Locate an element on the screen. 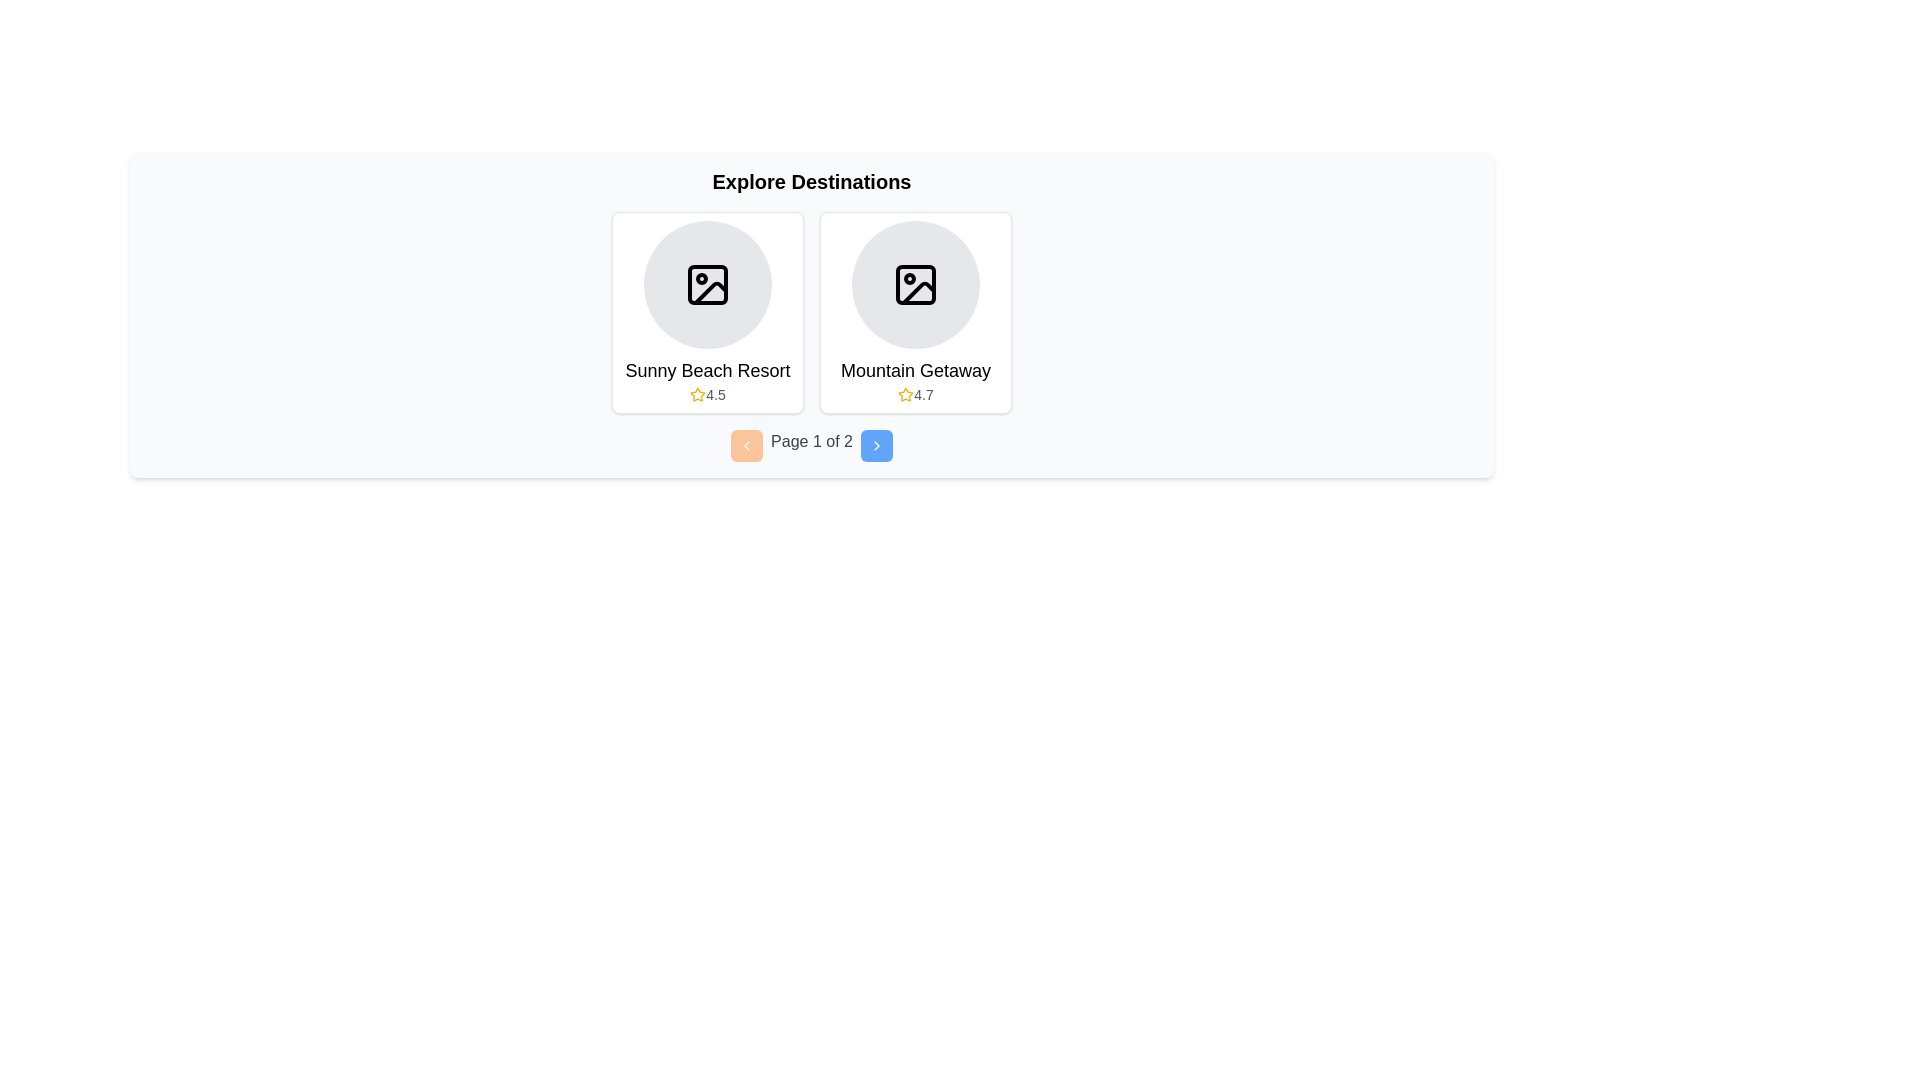 The height and width of the screenshot is (1080, 1920). the decorative rectangle within the icon of the leftmost card labeled 'Sunny Beach Resort', which serves as an image placeholder is located at coordinates (708, 285).